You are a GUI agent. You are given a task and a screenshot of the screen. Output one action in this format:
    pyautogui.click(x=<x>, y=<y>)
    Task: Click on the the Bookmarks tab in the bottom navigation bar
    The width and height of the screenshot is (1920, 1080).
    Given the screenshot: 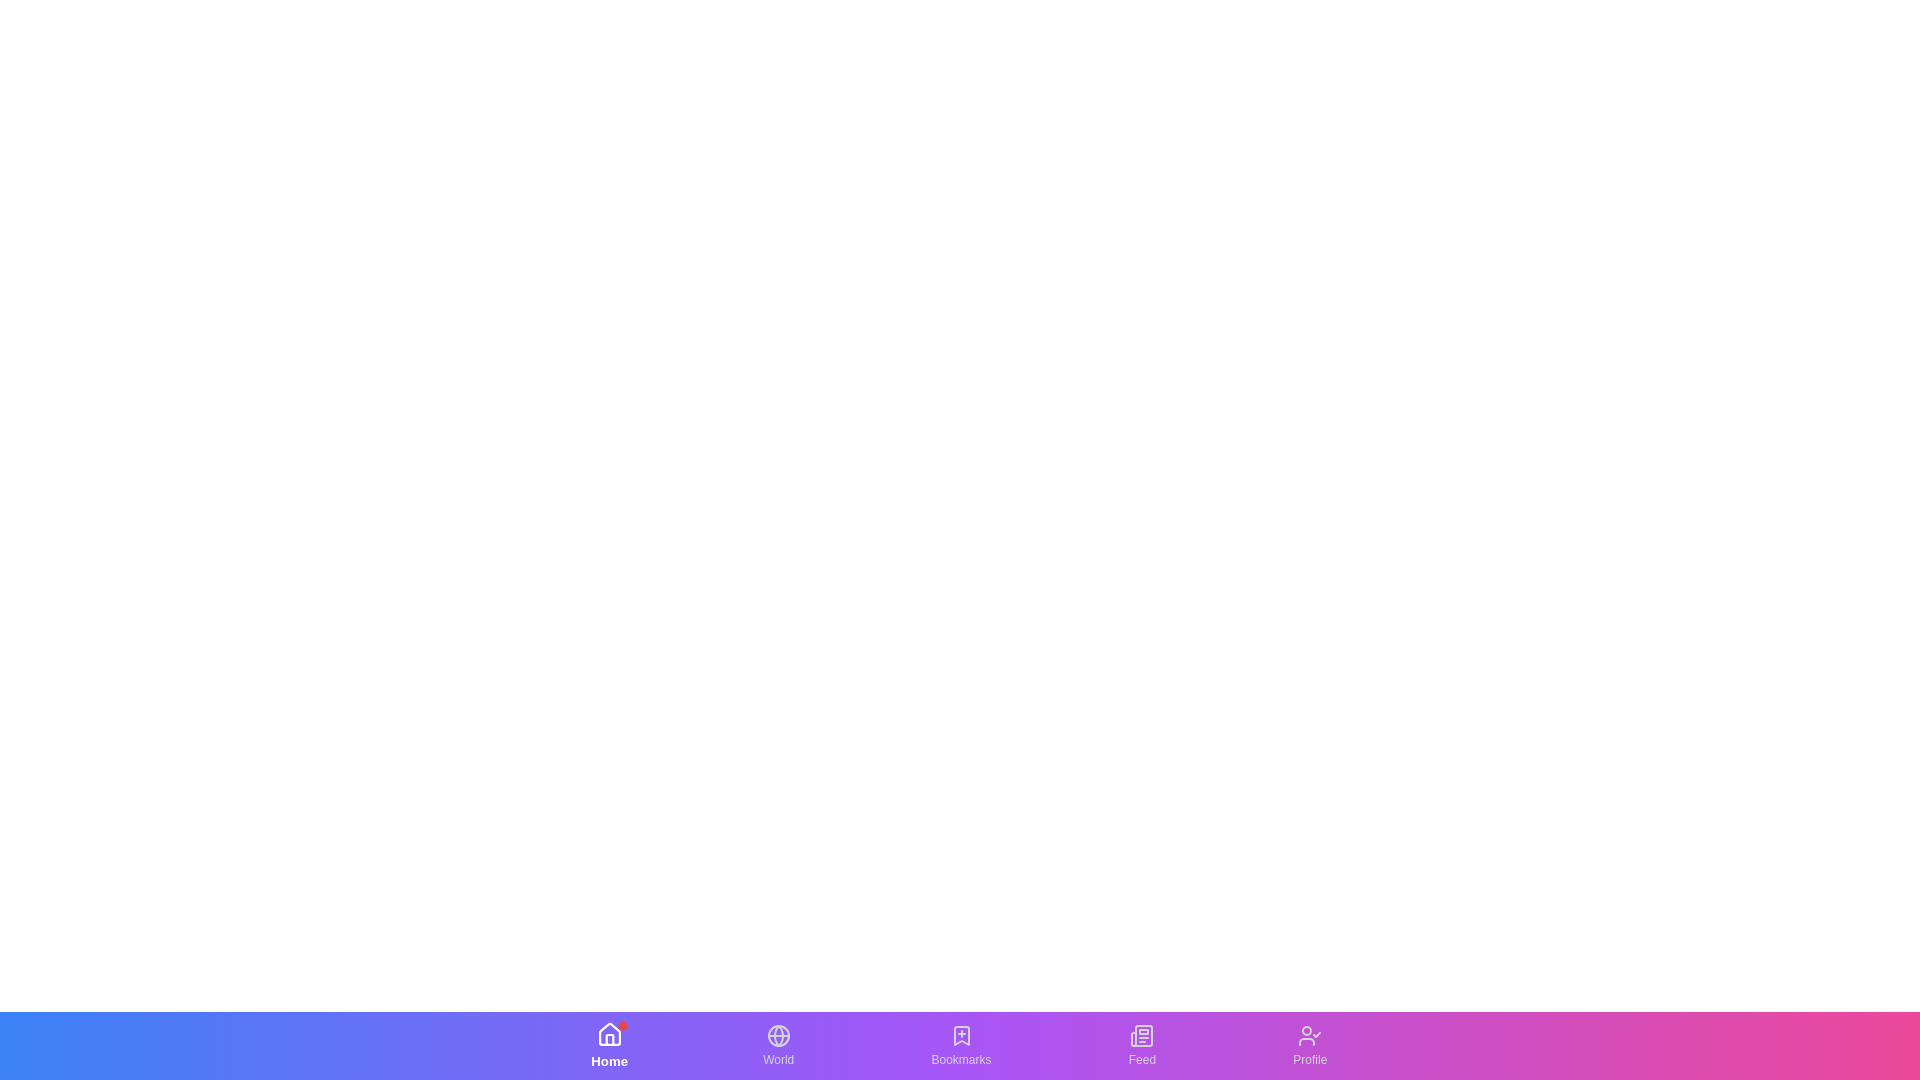 What is the action you would take?
    pyautogui.click(x=961, y=1044)
    